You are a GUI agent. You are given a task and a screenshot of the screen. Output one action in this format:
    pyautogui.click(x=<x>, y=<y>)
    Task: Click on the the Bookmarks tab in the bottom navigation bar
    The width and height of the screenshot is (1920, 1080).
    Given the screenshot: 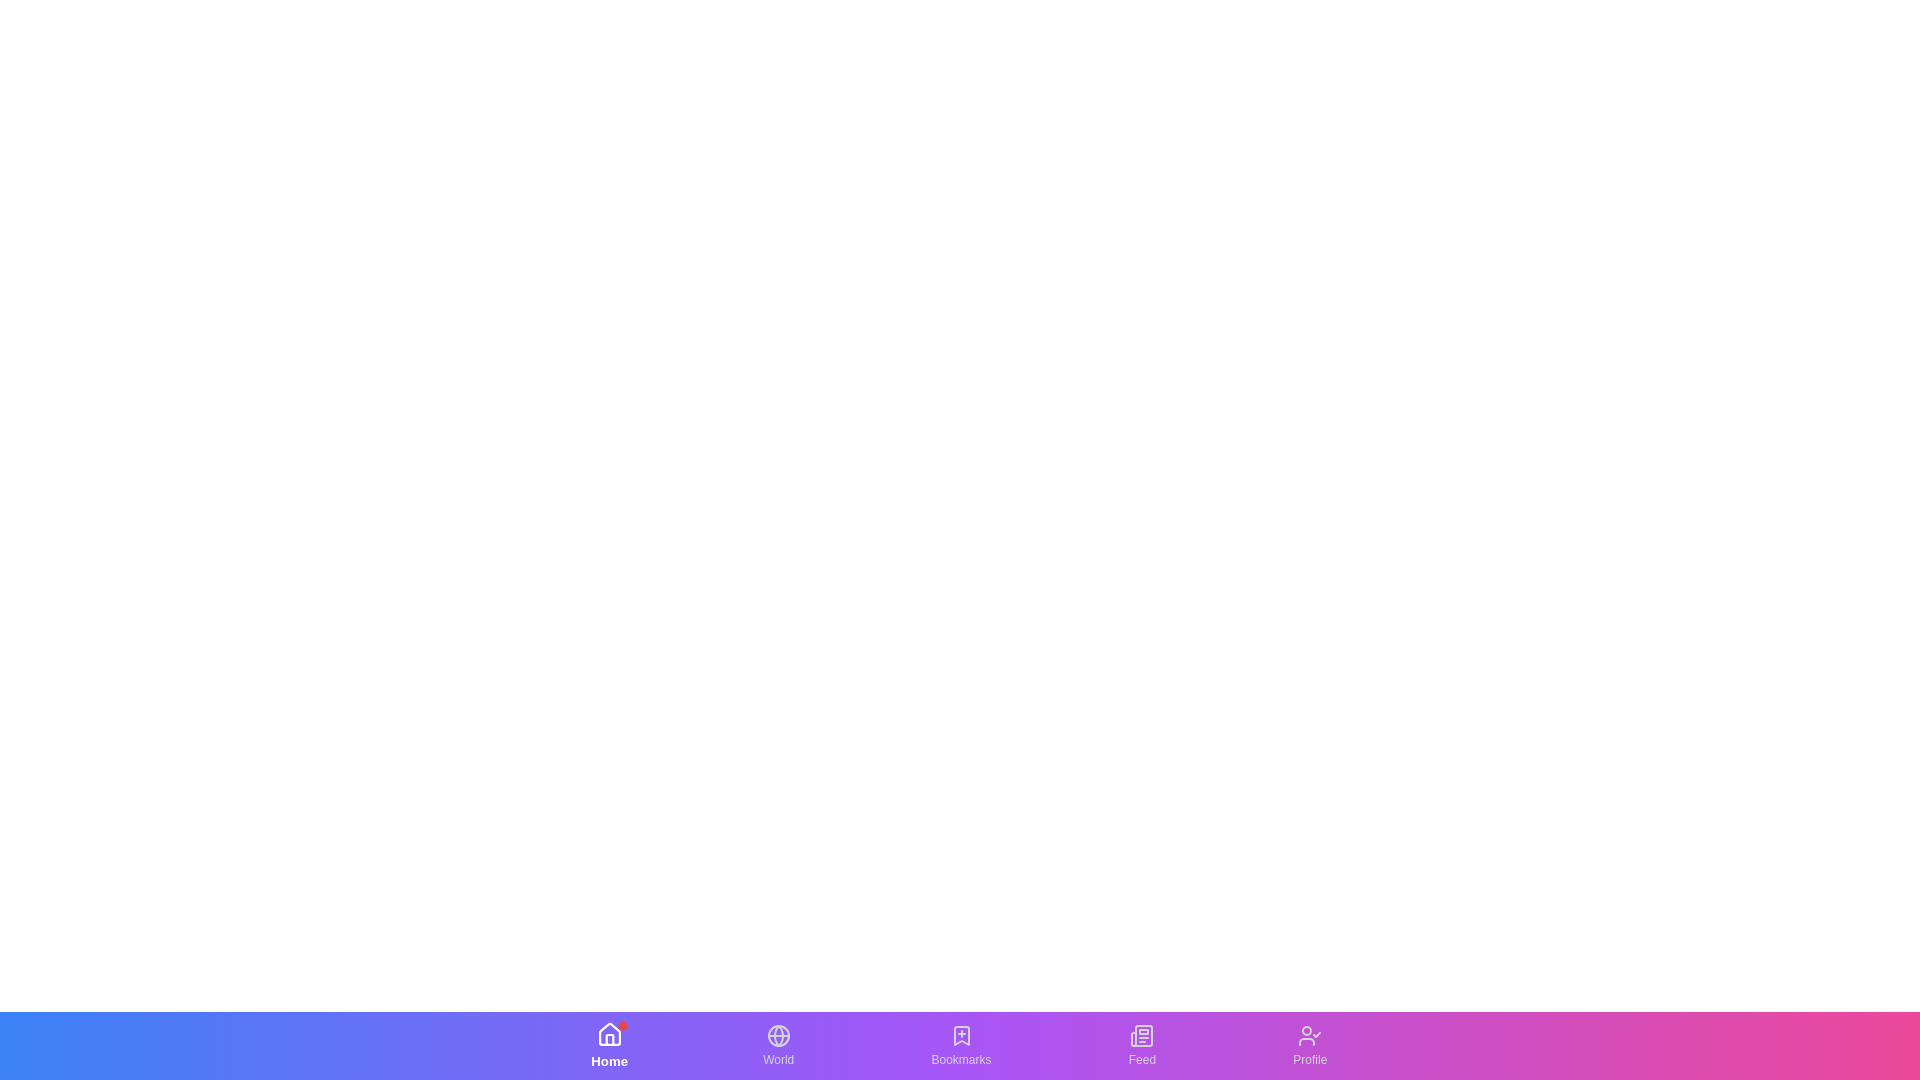 What is the action you would take?
    pyautogui.click(x=961, y=1044)
    